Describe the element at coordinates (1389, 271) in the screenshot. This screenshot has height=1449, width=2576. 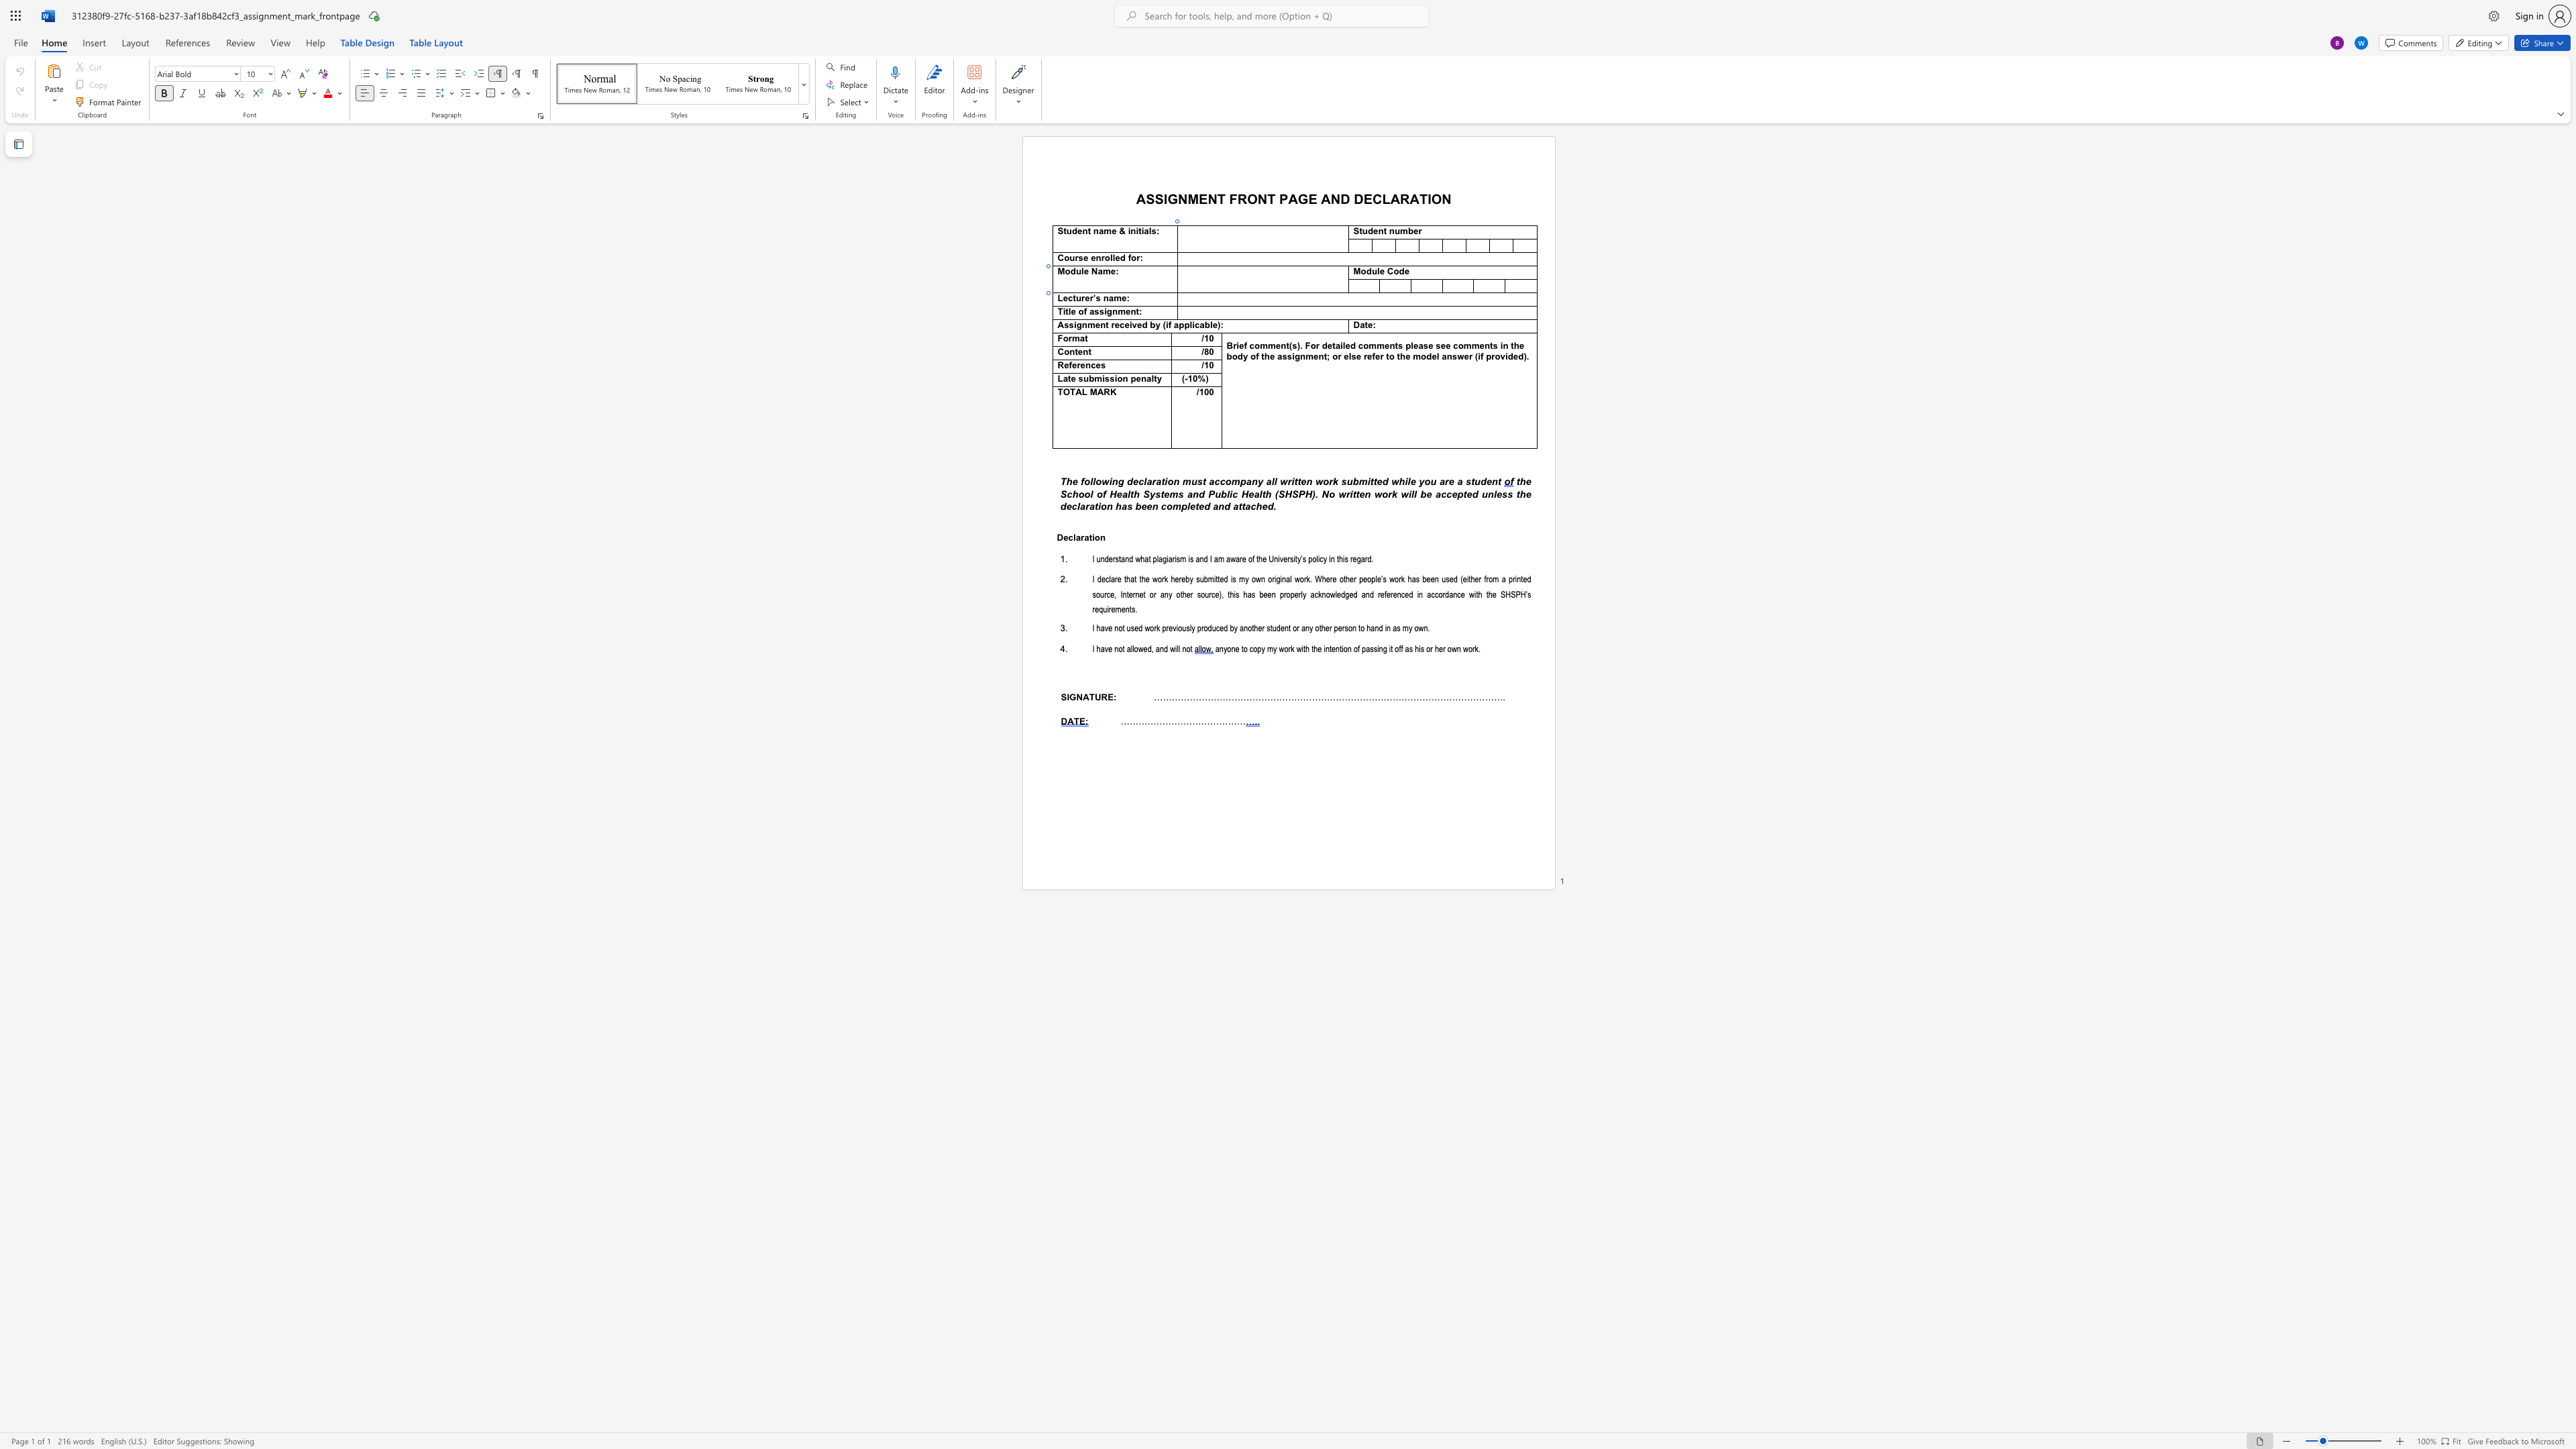
I see `the 1th character "C" in the text` at that location.